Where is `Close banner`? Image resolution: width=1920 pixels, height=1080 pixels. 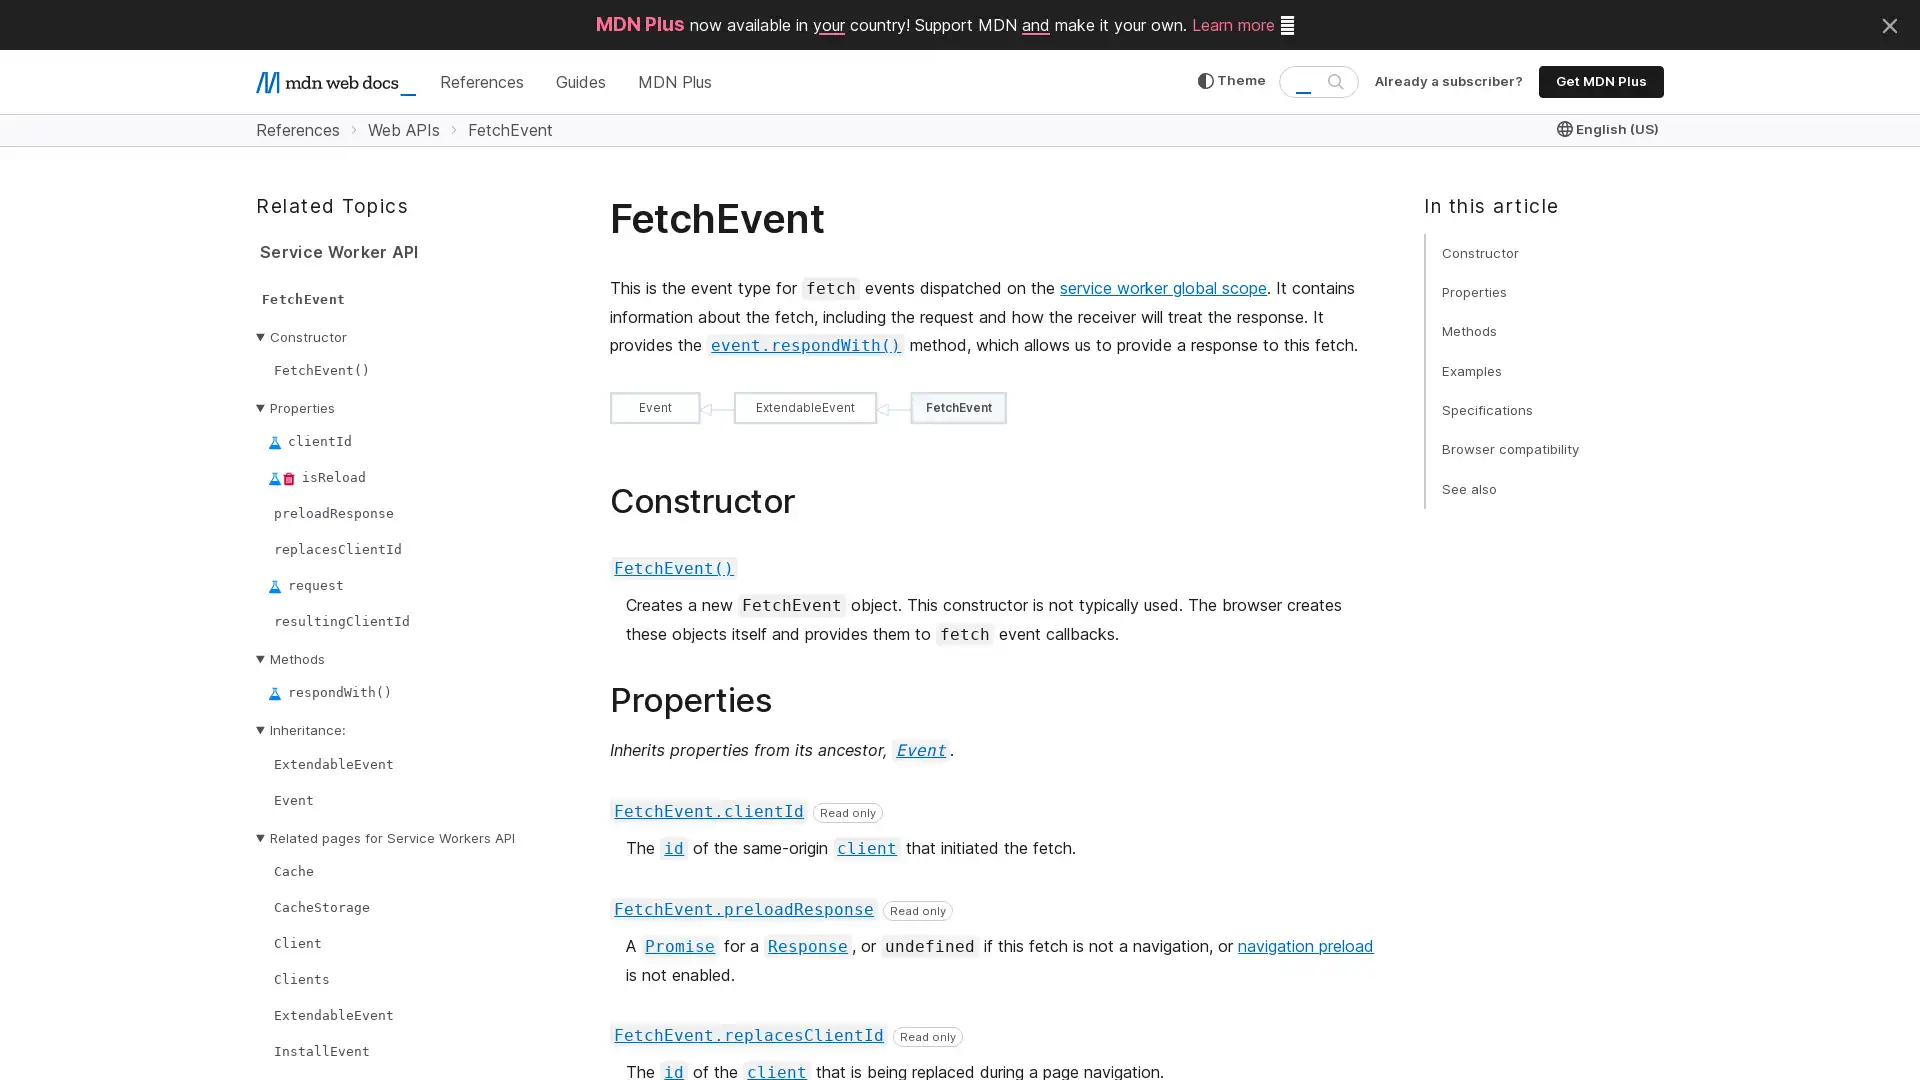
Close banner is located at coordinates (1889, 23).